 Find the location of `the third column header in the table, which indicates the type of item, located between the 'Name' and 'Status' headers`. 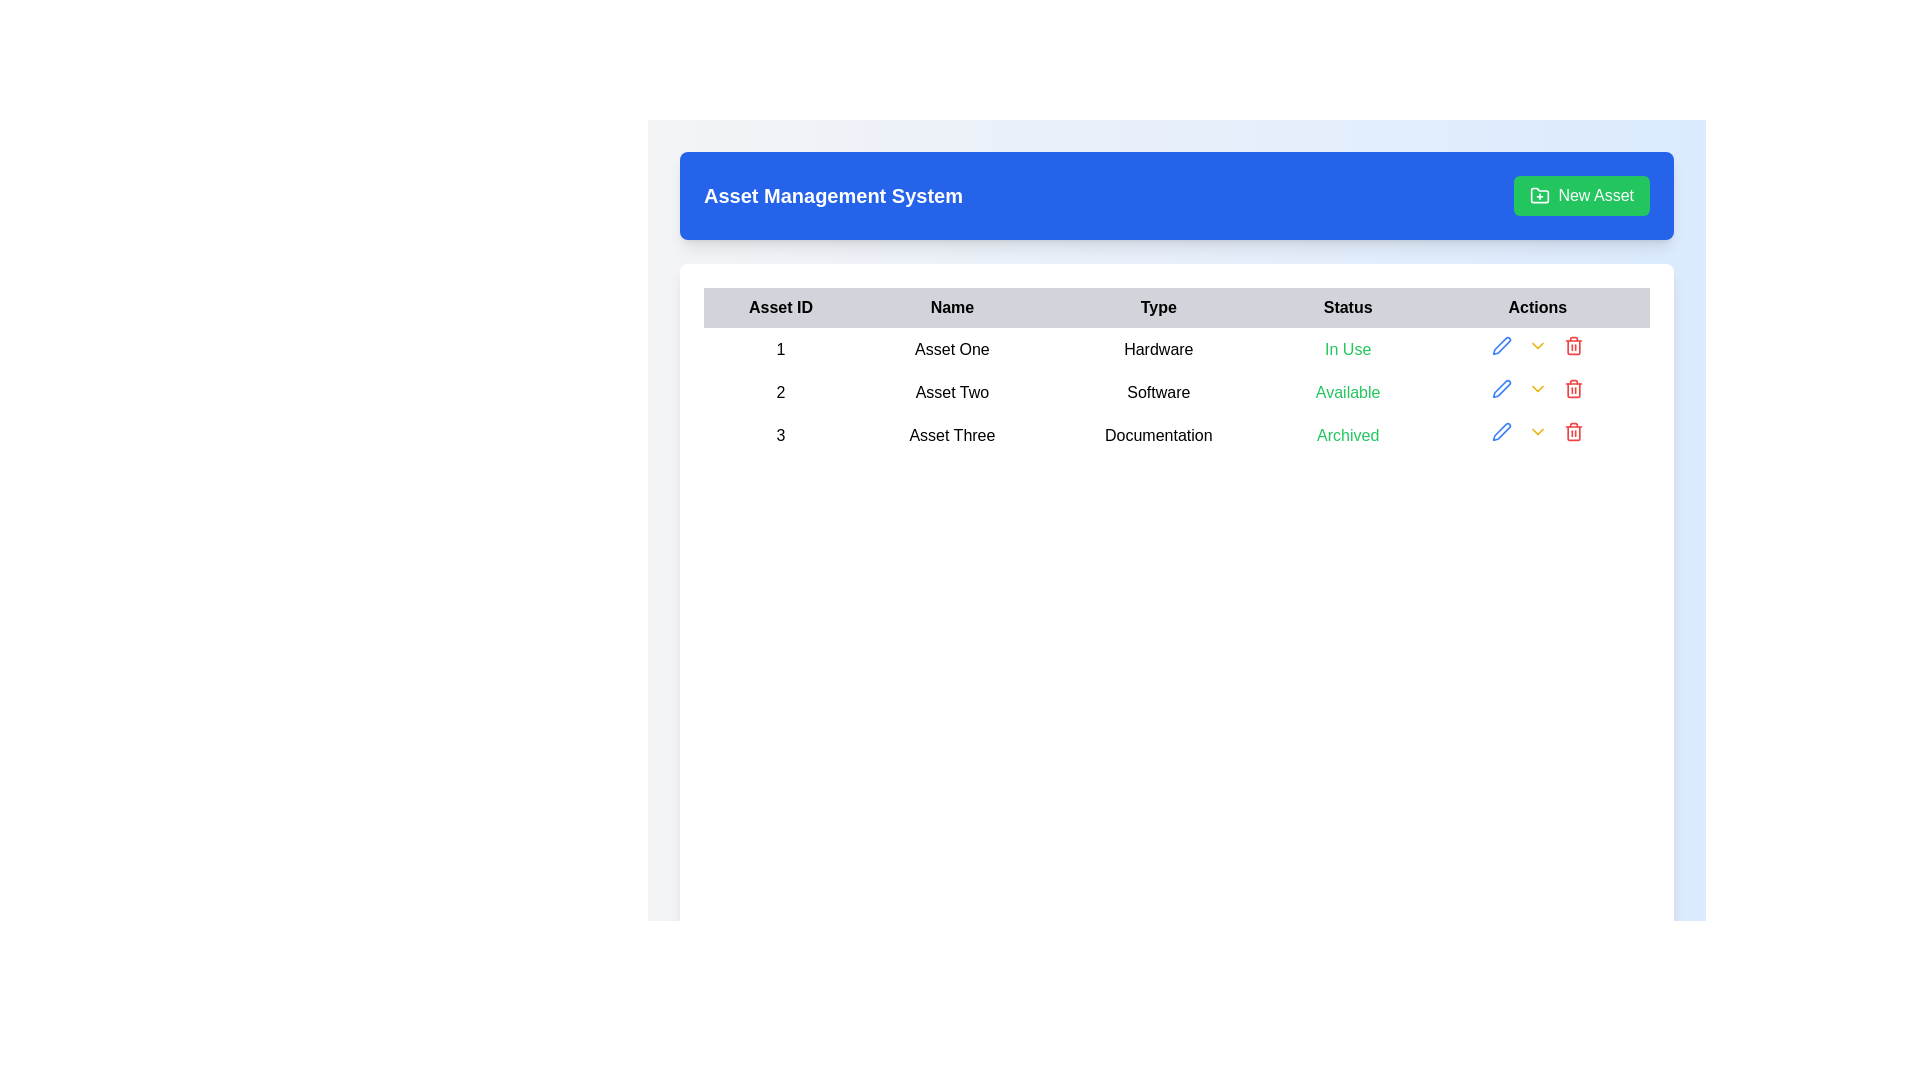

the third column header in the table, which indicates the type of item, located between the 'Name' and 'Status' headers is located at coordinates (1158, 308).